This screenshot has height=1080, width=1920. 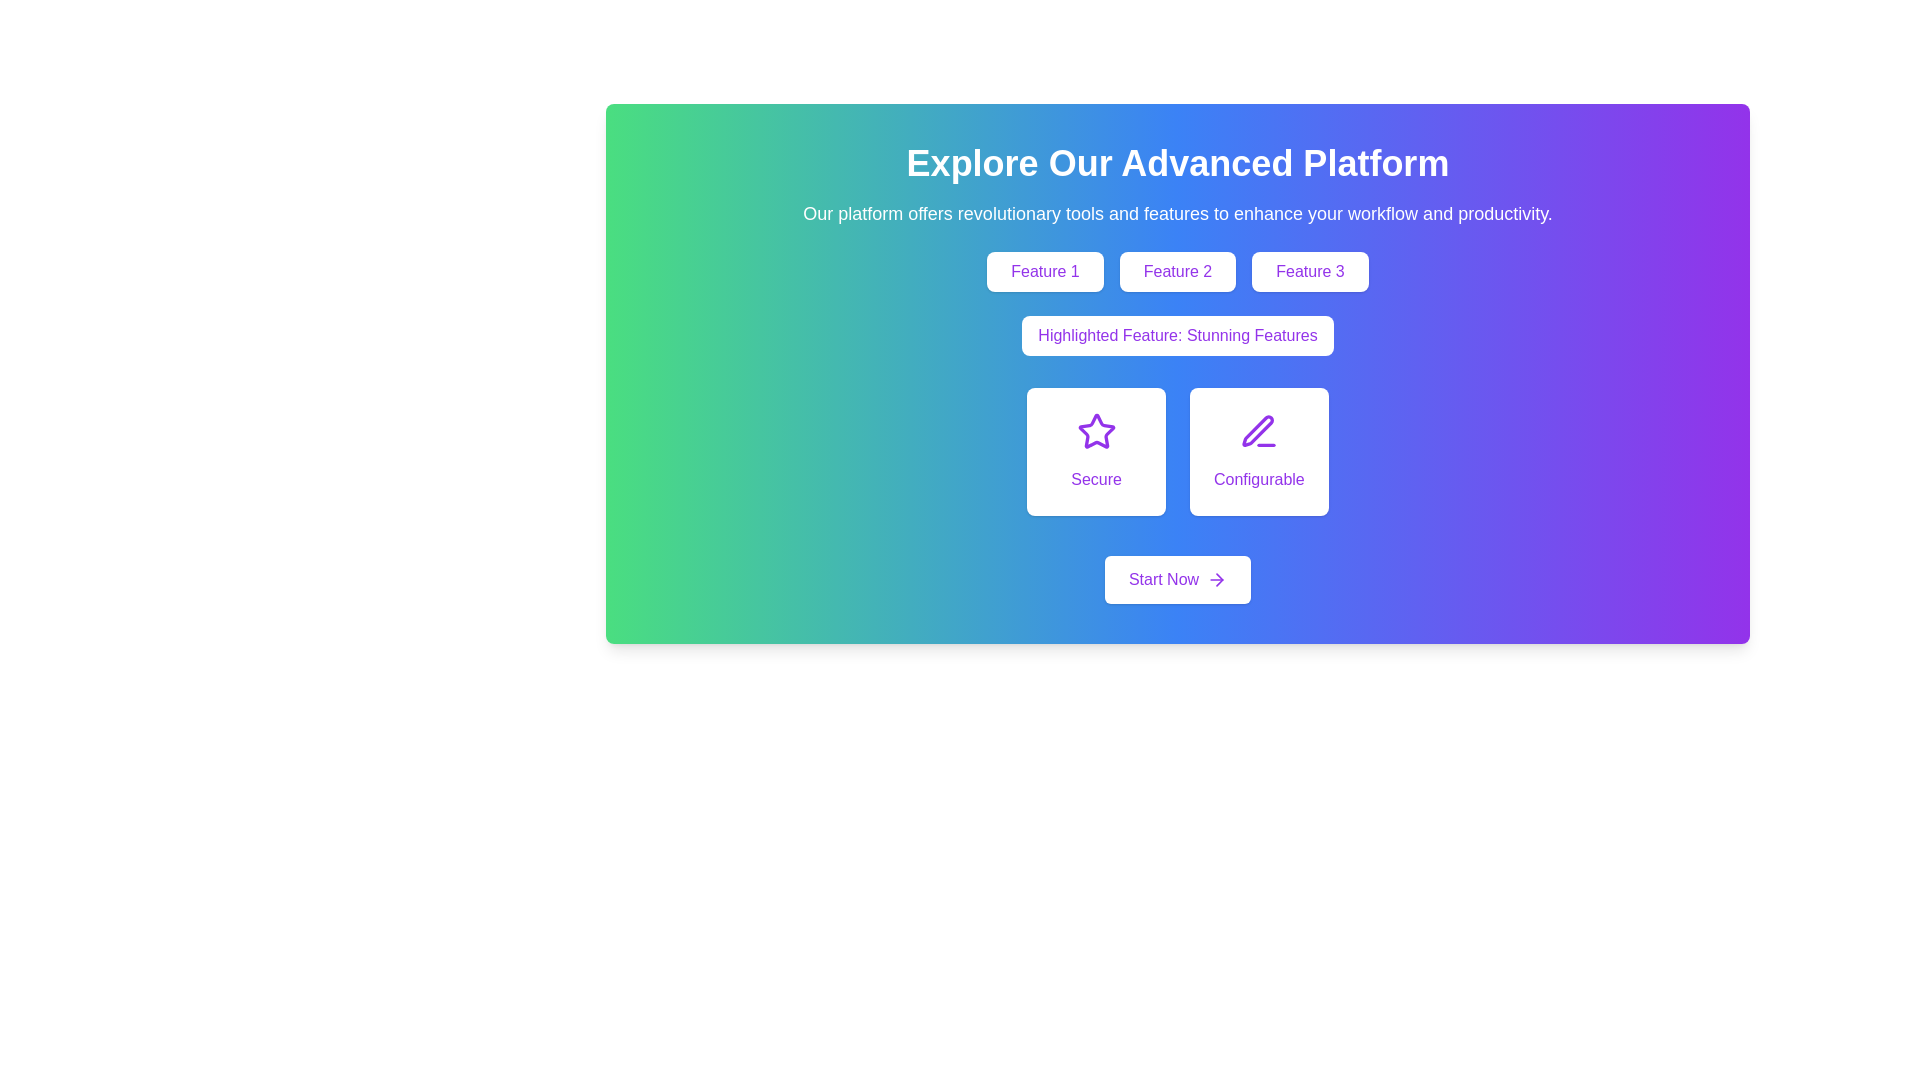 I want to click on the rightward-pointing arrow icon with a purple outline located at the rightmost end of the 'Start Now' button, so click(x=1216, y=579).